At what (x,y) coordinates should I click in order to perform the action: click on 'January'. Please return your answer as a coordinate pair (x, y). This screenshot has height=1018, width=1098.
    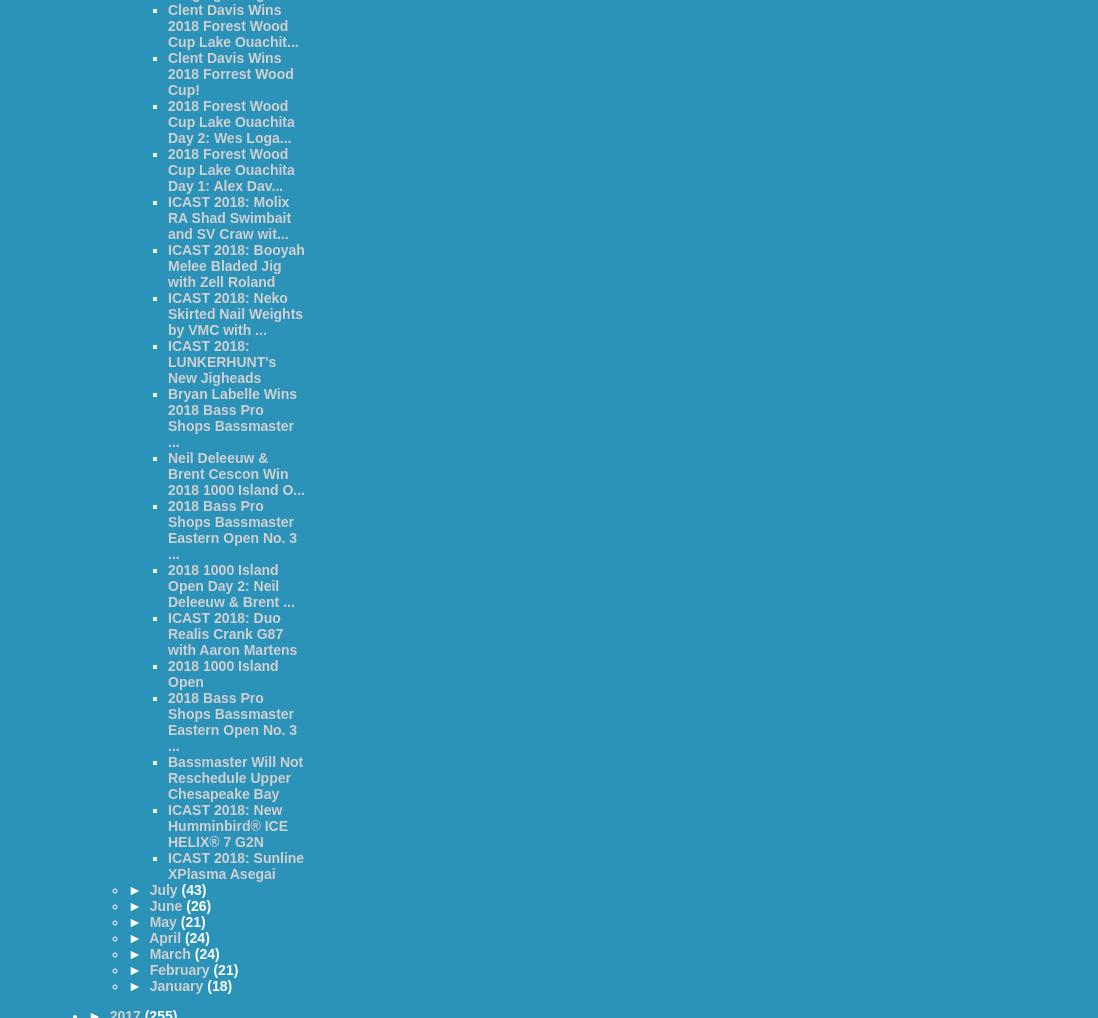
    Looking at the image, I should click on (177, 986).